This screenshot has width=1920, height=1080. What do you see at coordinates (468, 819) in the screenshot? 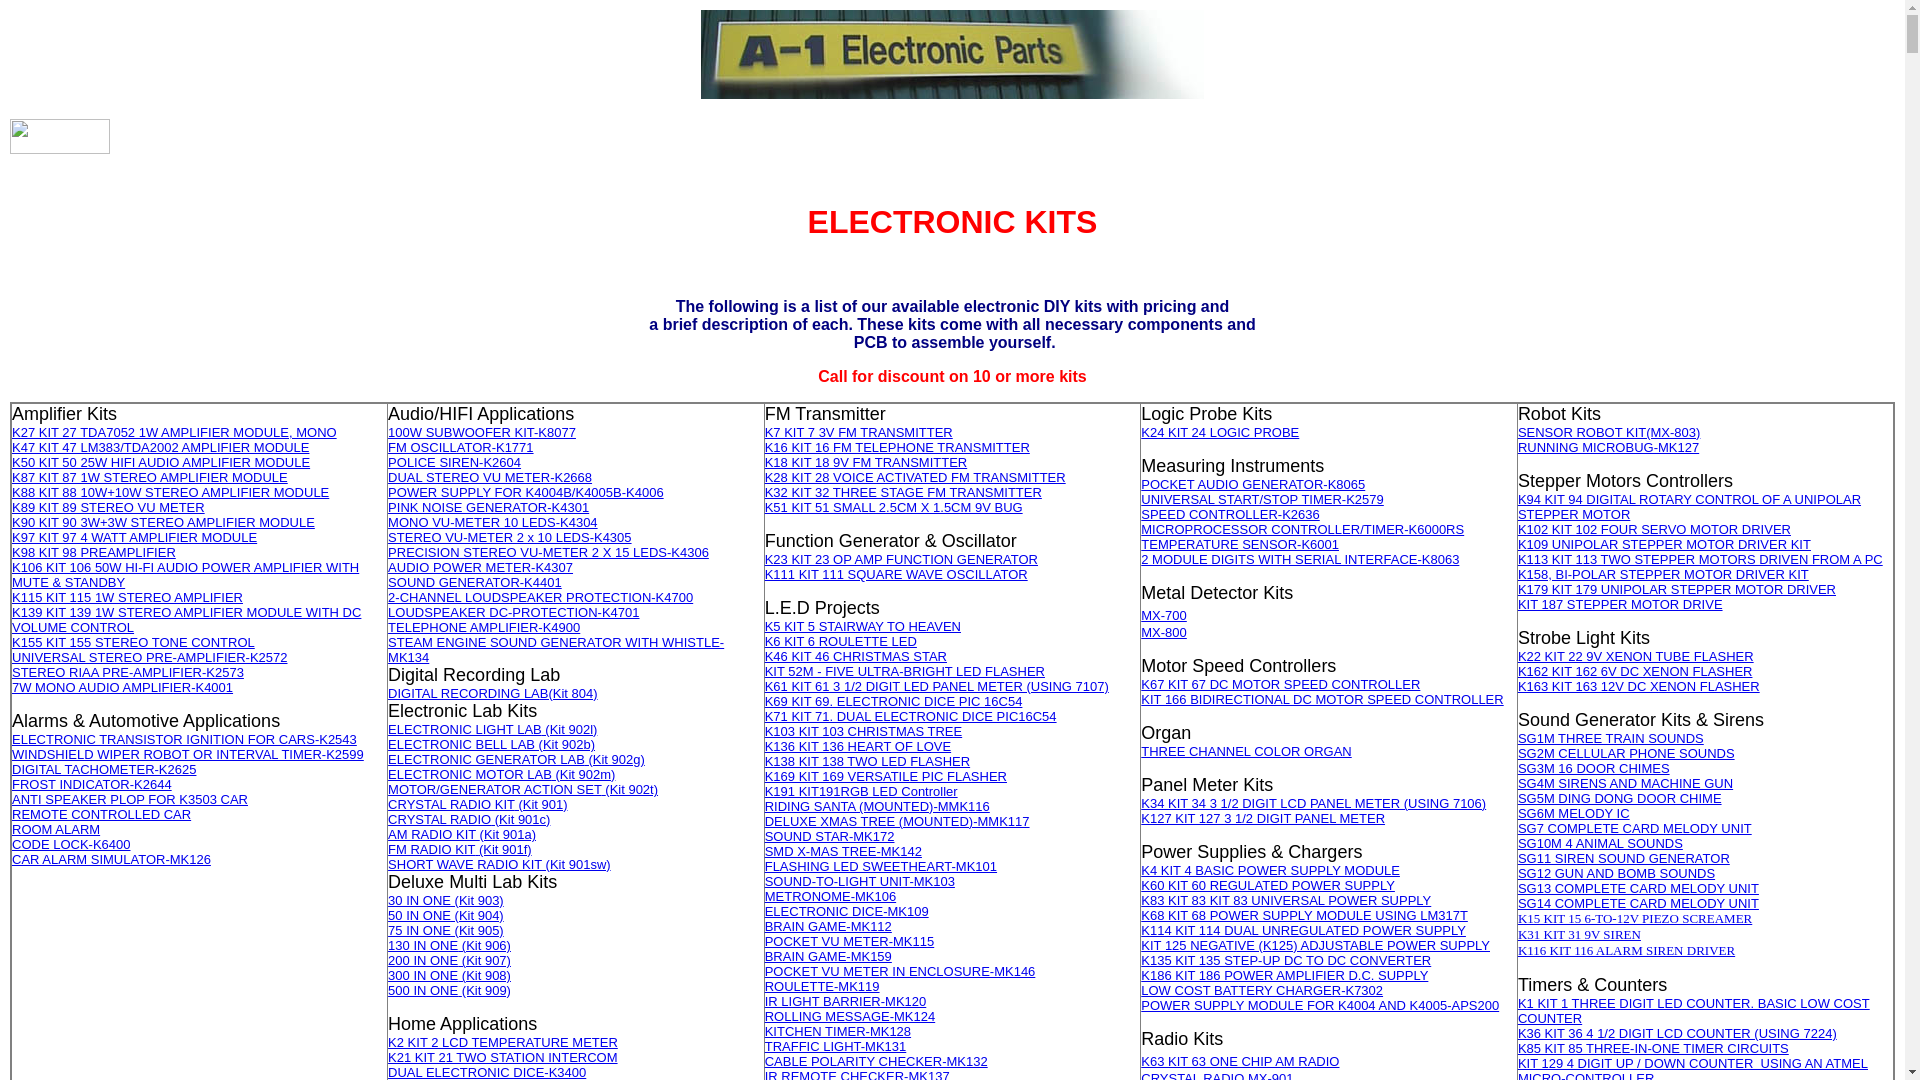
I see `'CRYSTAL RADIO (Kit 901c)'` at bounding box center [468, 819].